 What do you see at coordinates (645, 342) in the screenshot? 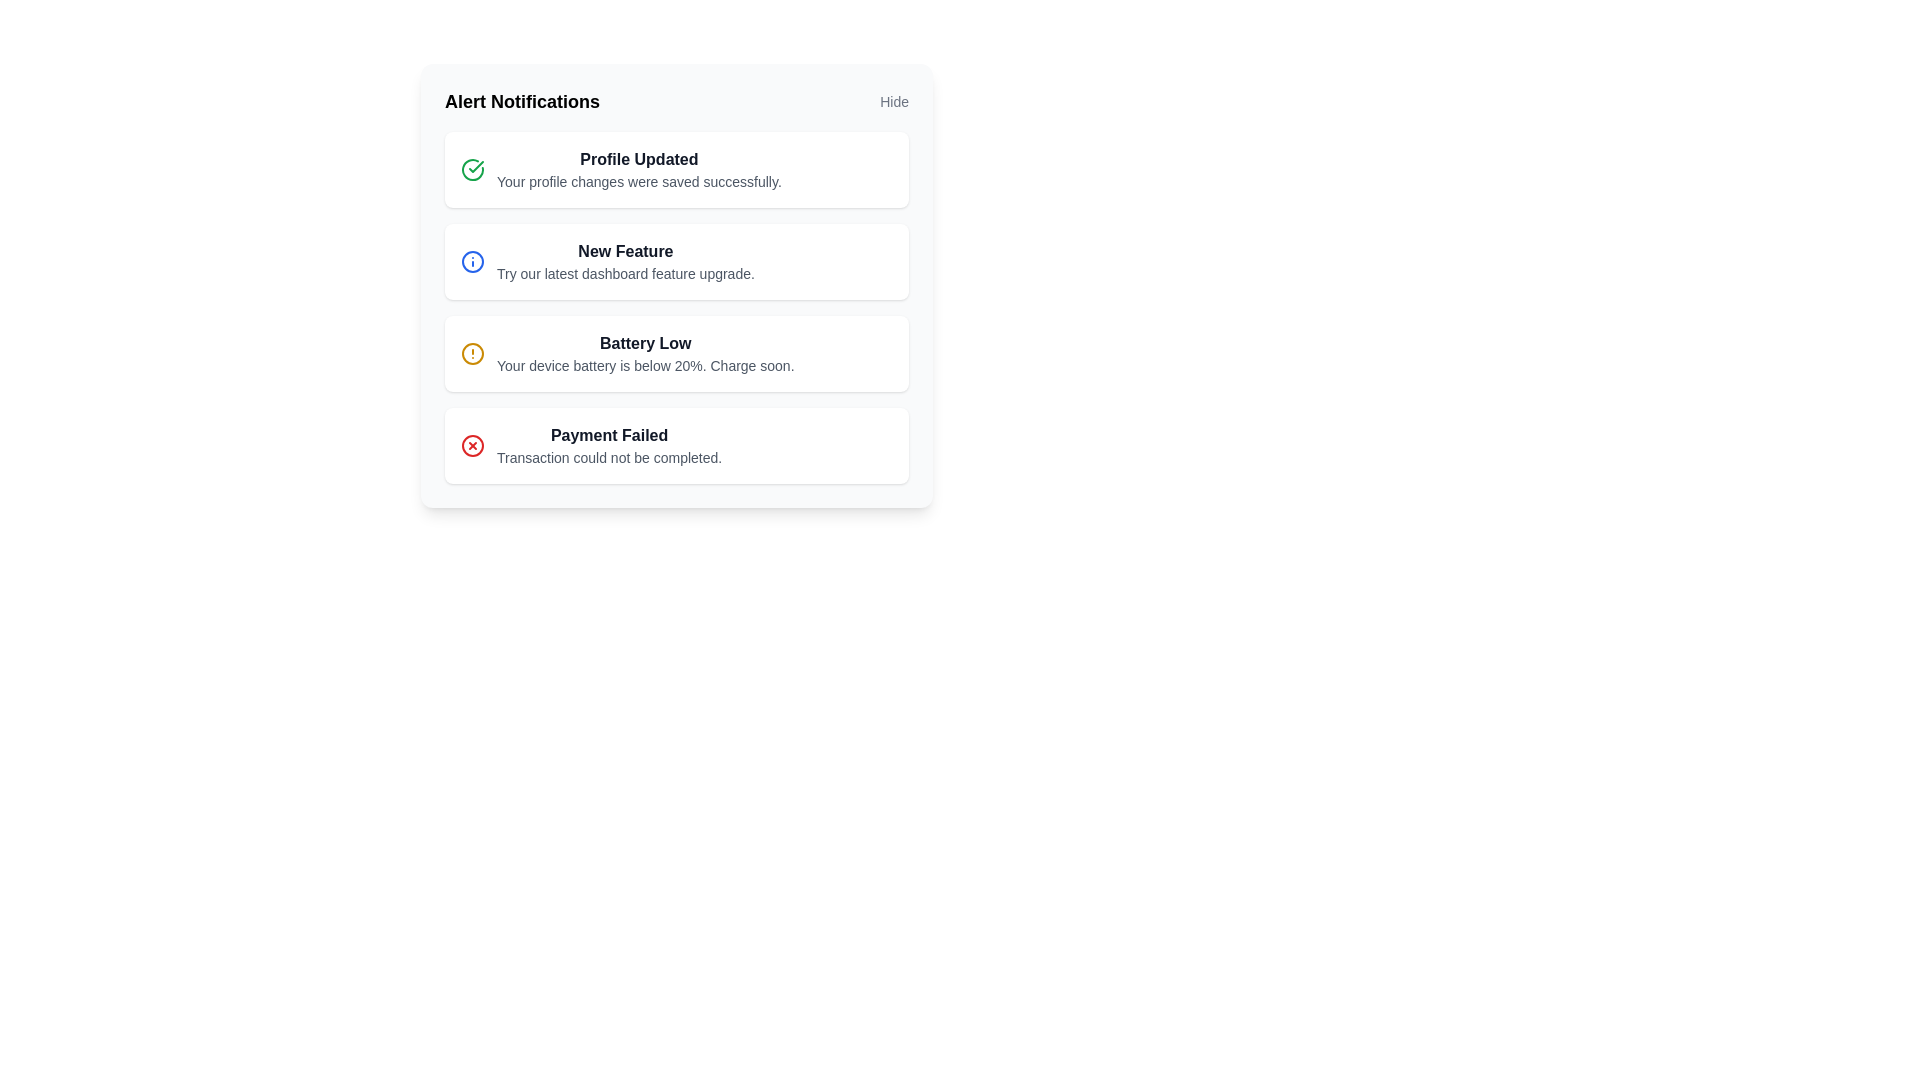
I see `text of the 'Battery Low' notification title, which serves as an alert for the user's low battery condition` at bounding box center [645, 342].